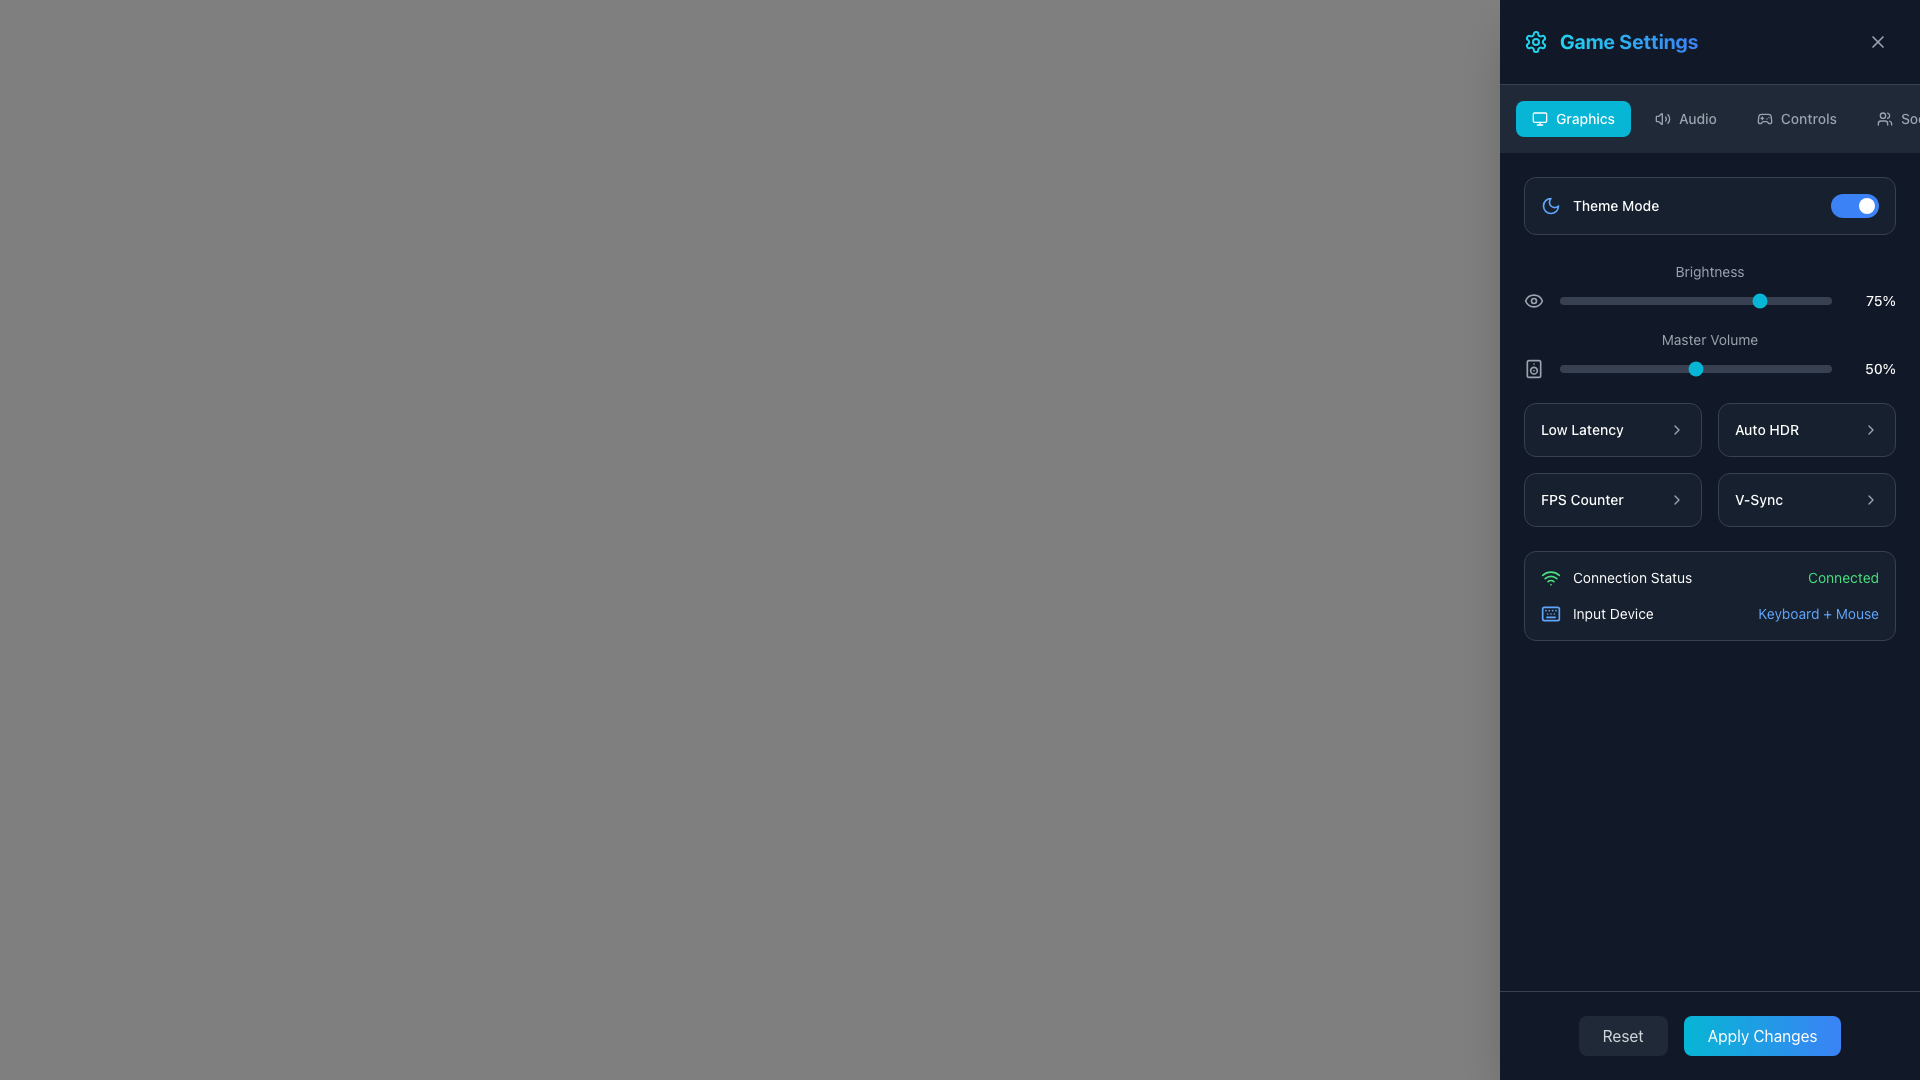 The image size is (1920, 1080). What do you see at coordinates (1630, 369) in the screenshot?
I see `the master volume` at bounding box center [1630, 369].